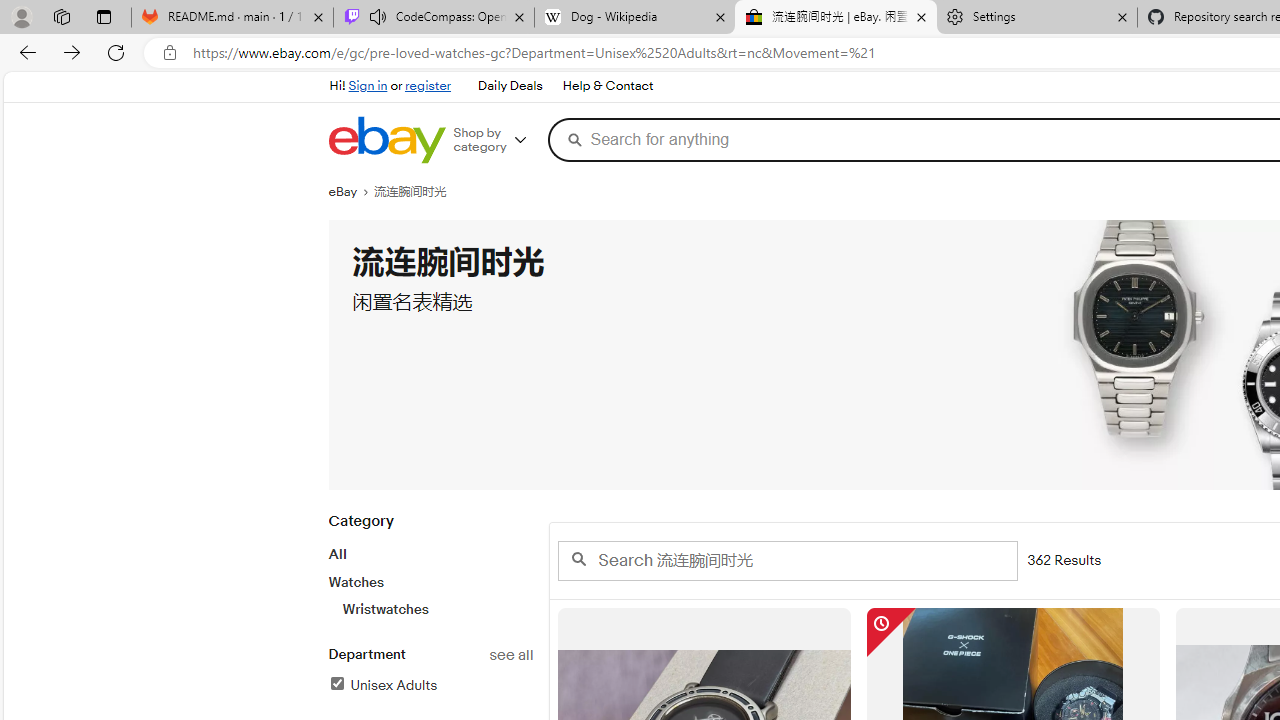 This screenshot has width=1280, height=720. What do you see at coordinates (382, 684) in the screenshot?
I see `'Unisex Adults Filter Applied'` at bounding box center [382, 684].